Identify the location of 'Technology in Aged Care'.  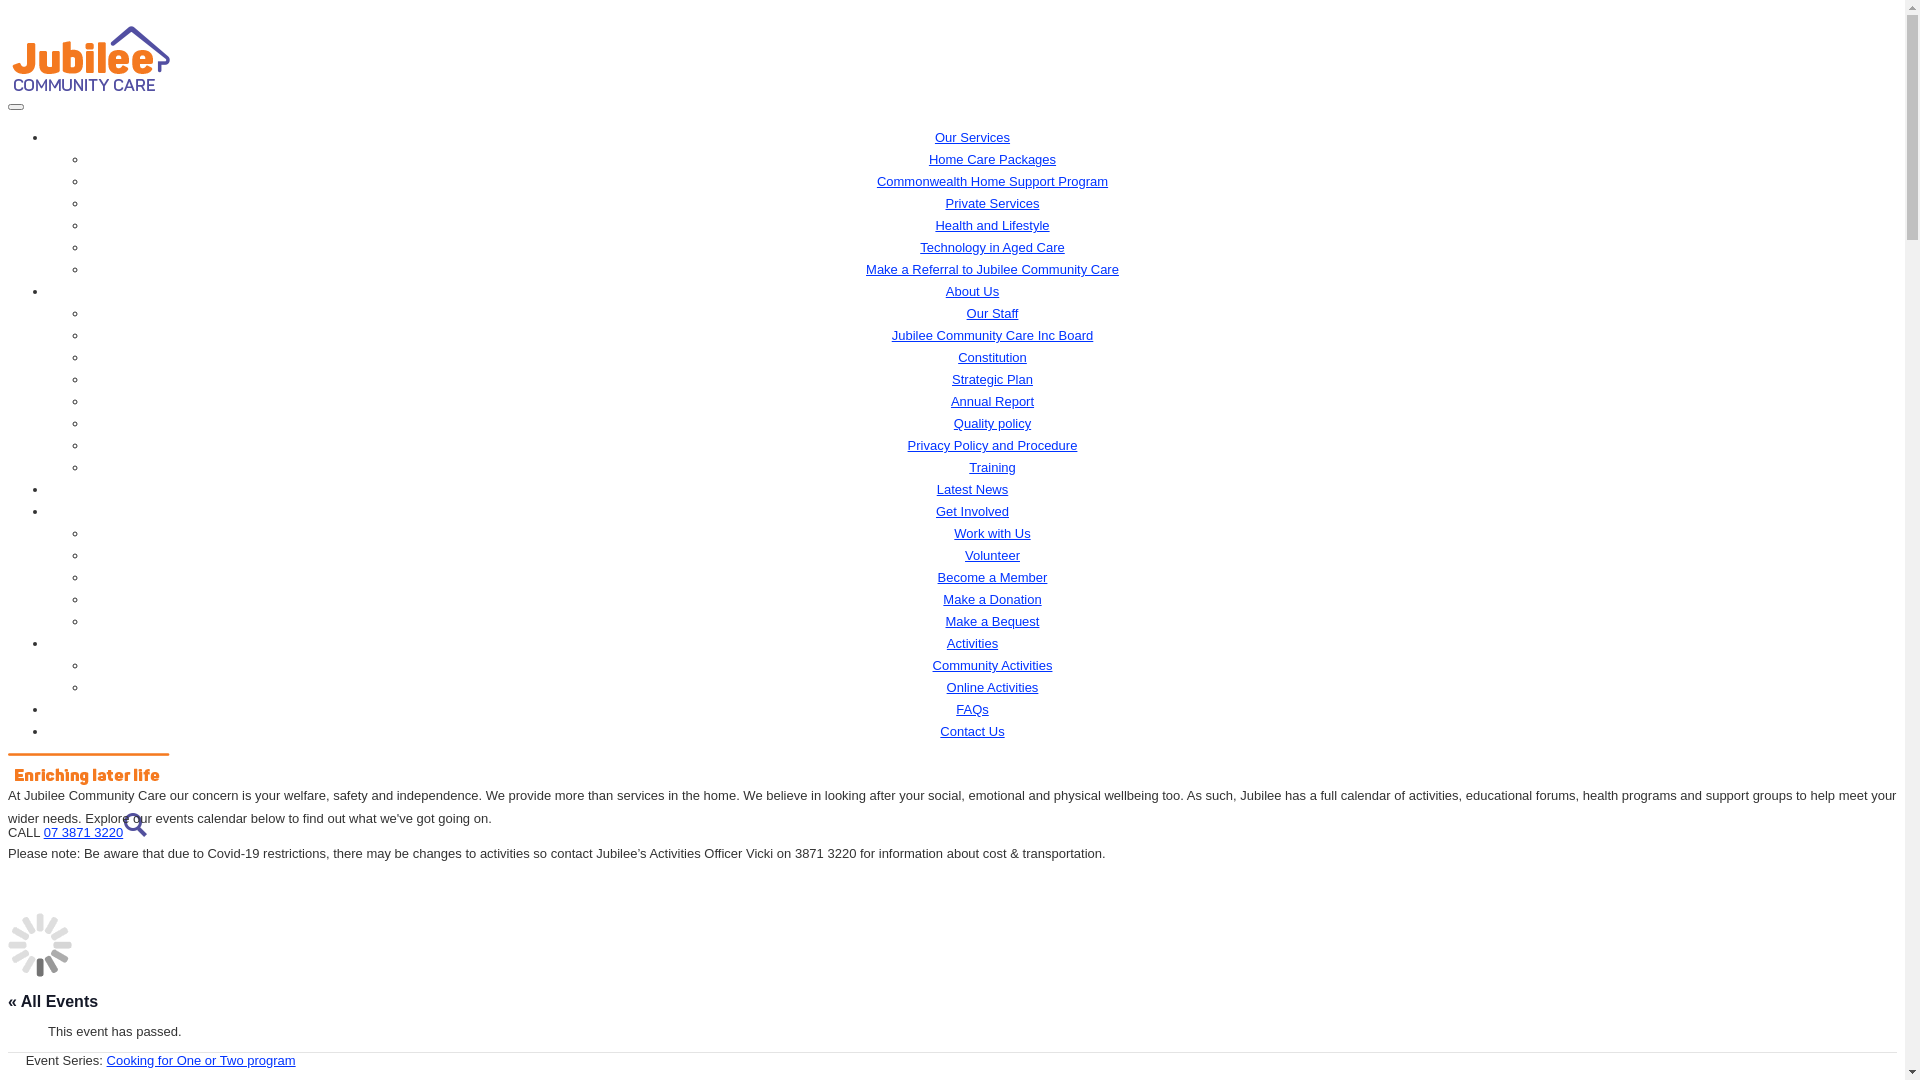
(992, 246).